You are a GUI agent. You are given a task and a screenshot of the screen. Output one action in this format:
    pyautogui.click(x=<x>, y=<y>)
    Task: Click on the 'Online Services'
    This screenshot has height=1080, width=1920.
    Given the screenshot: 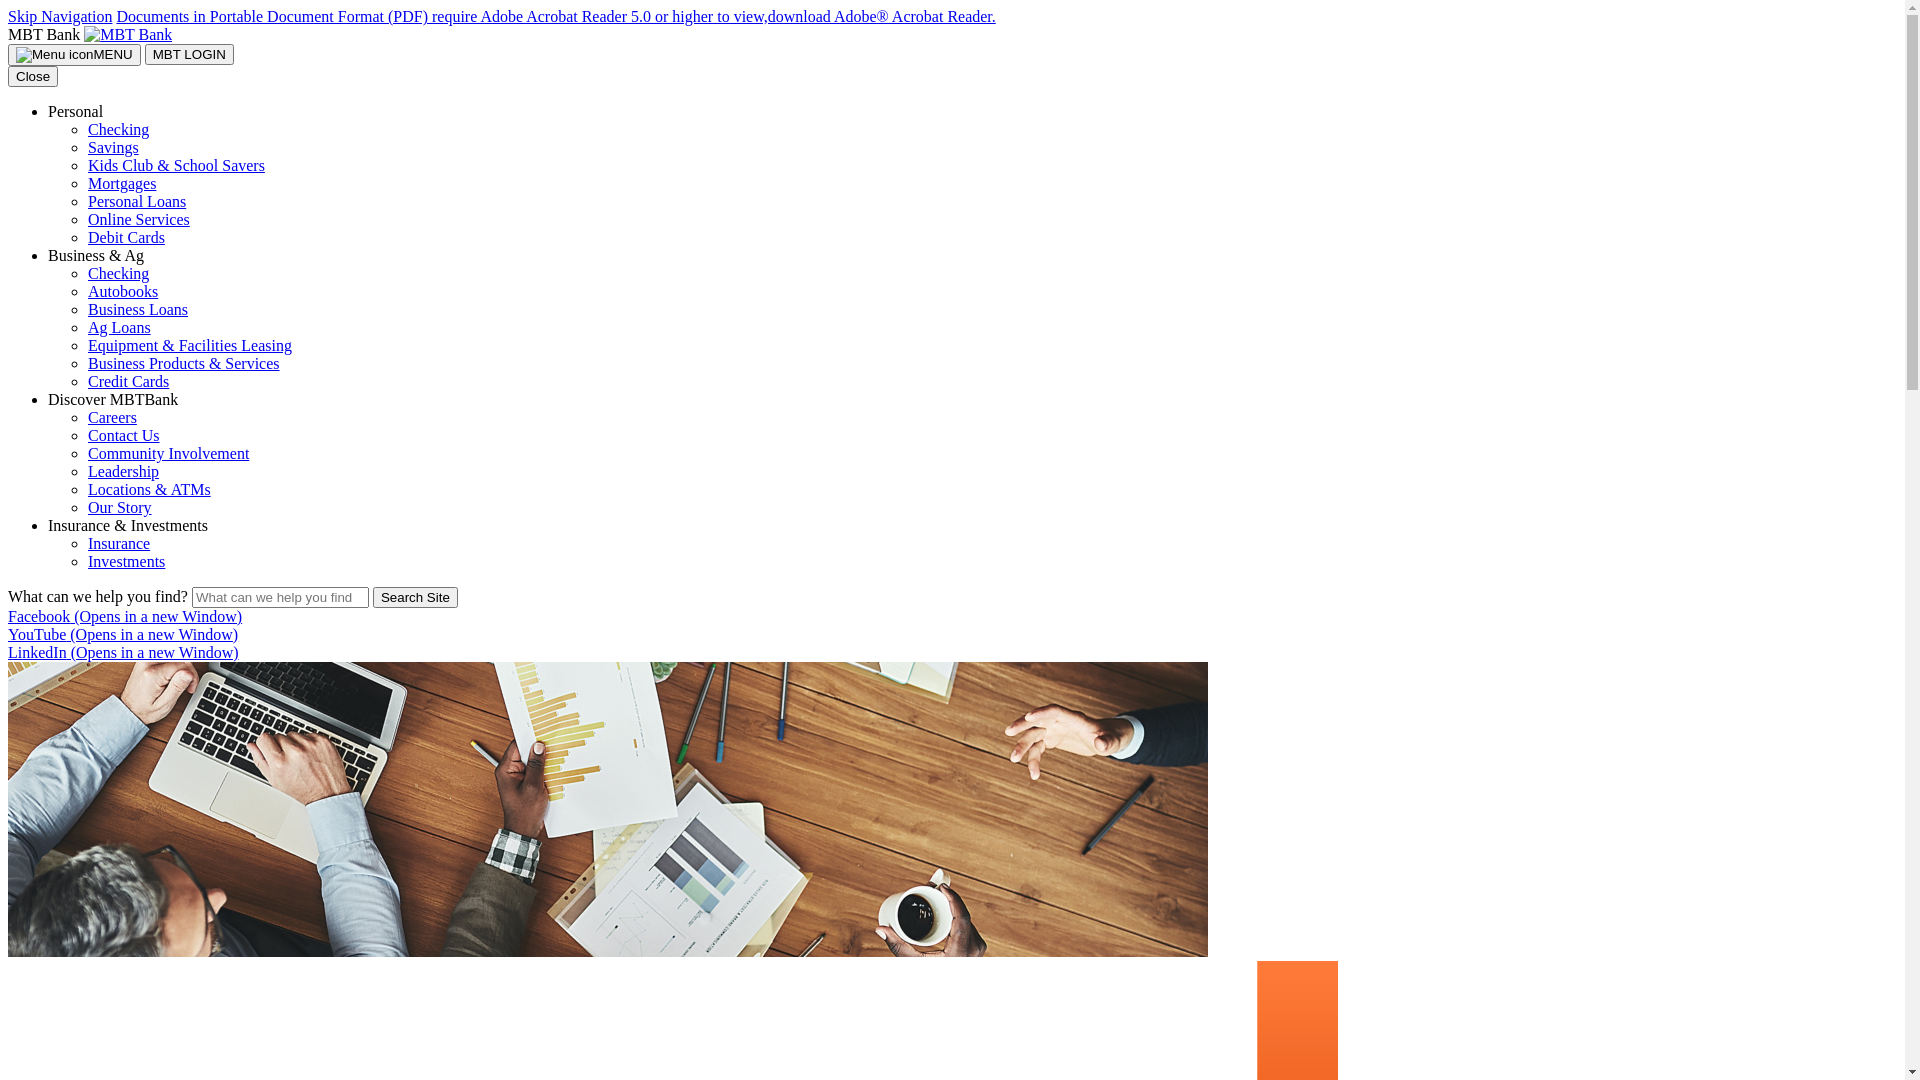 What is the action you would take?
    pyautogui.click(x=138, y=219)
    